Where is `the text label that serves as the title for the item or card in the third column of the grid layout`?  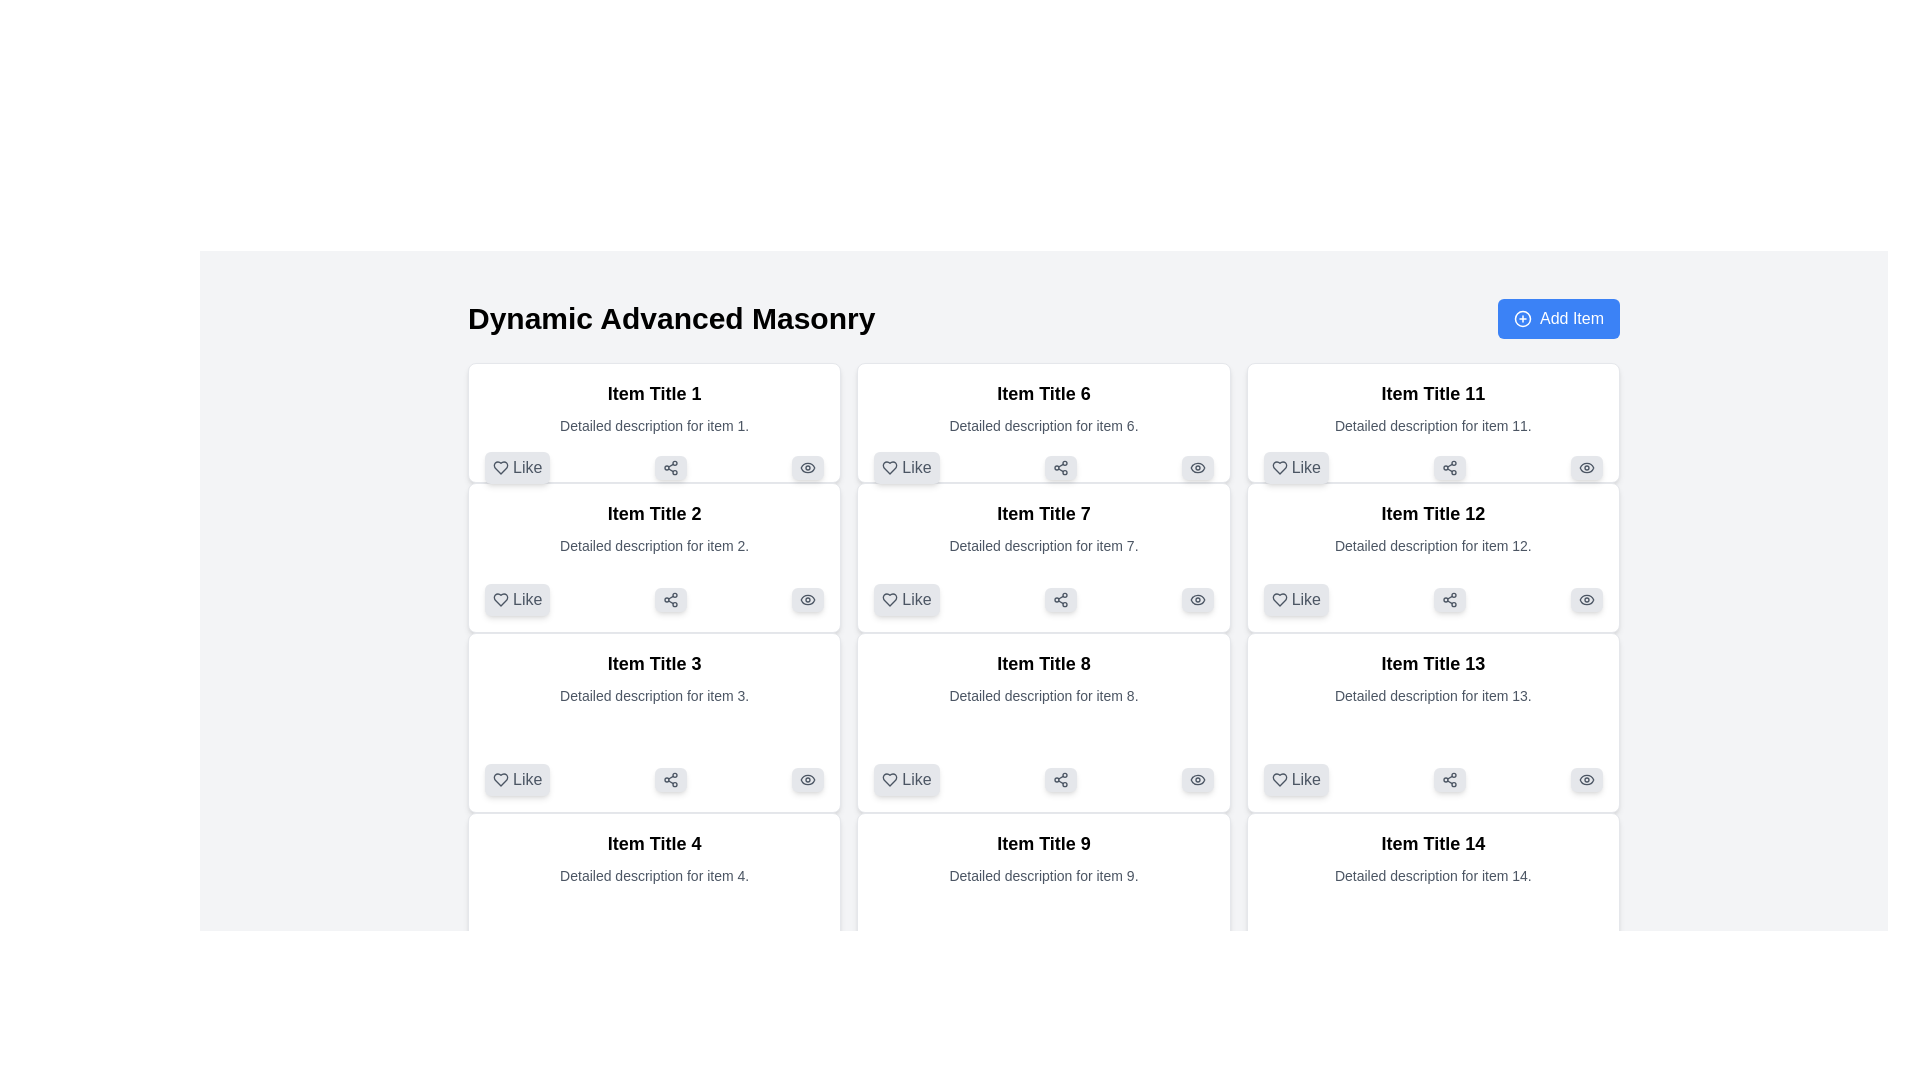
the text label that serves as the title for the item or card in the third column of the grid layout is located at coordinates (1432, 512).